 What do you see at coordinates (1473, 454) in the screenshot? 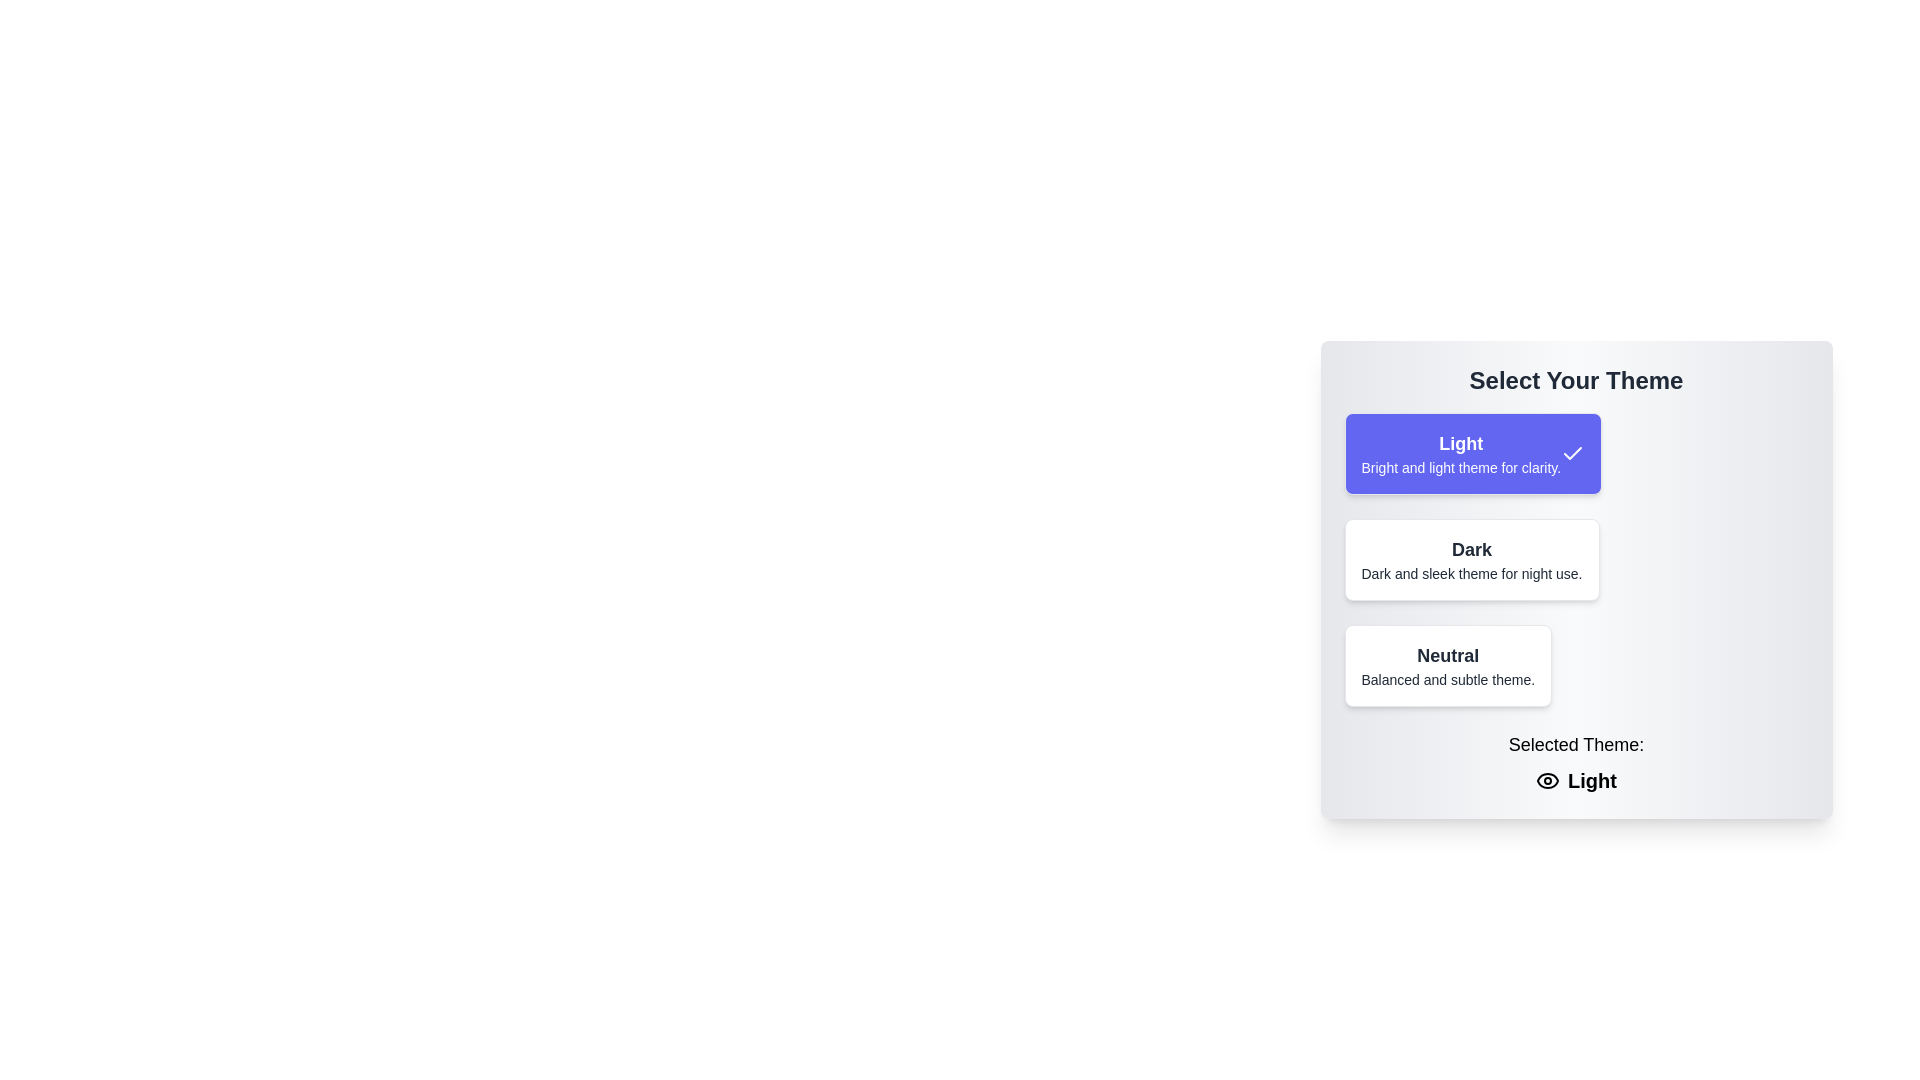
I see `the 'Light' theme button, which is a rectangular button with rounded corners, purple background, and displays 'Light' in bold text, located at the center of the interface above the 'Dark' and 'Neutral' theme buttons` at bounding box center [1473, 454].